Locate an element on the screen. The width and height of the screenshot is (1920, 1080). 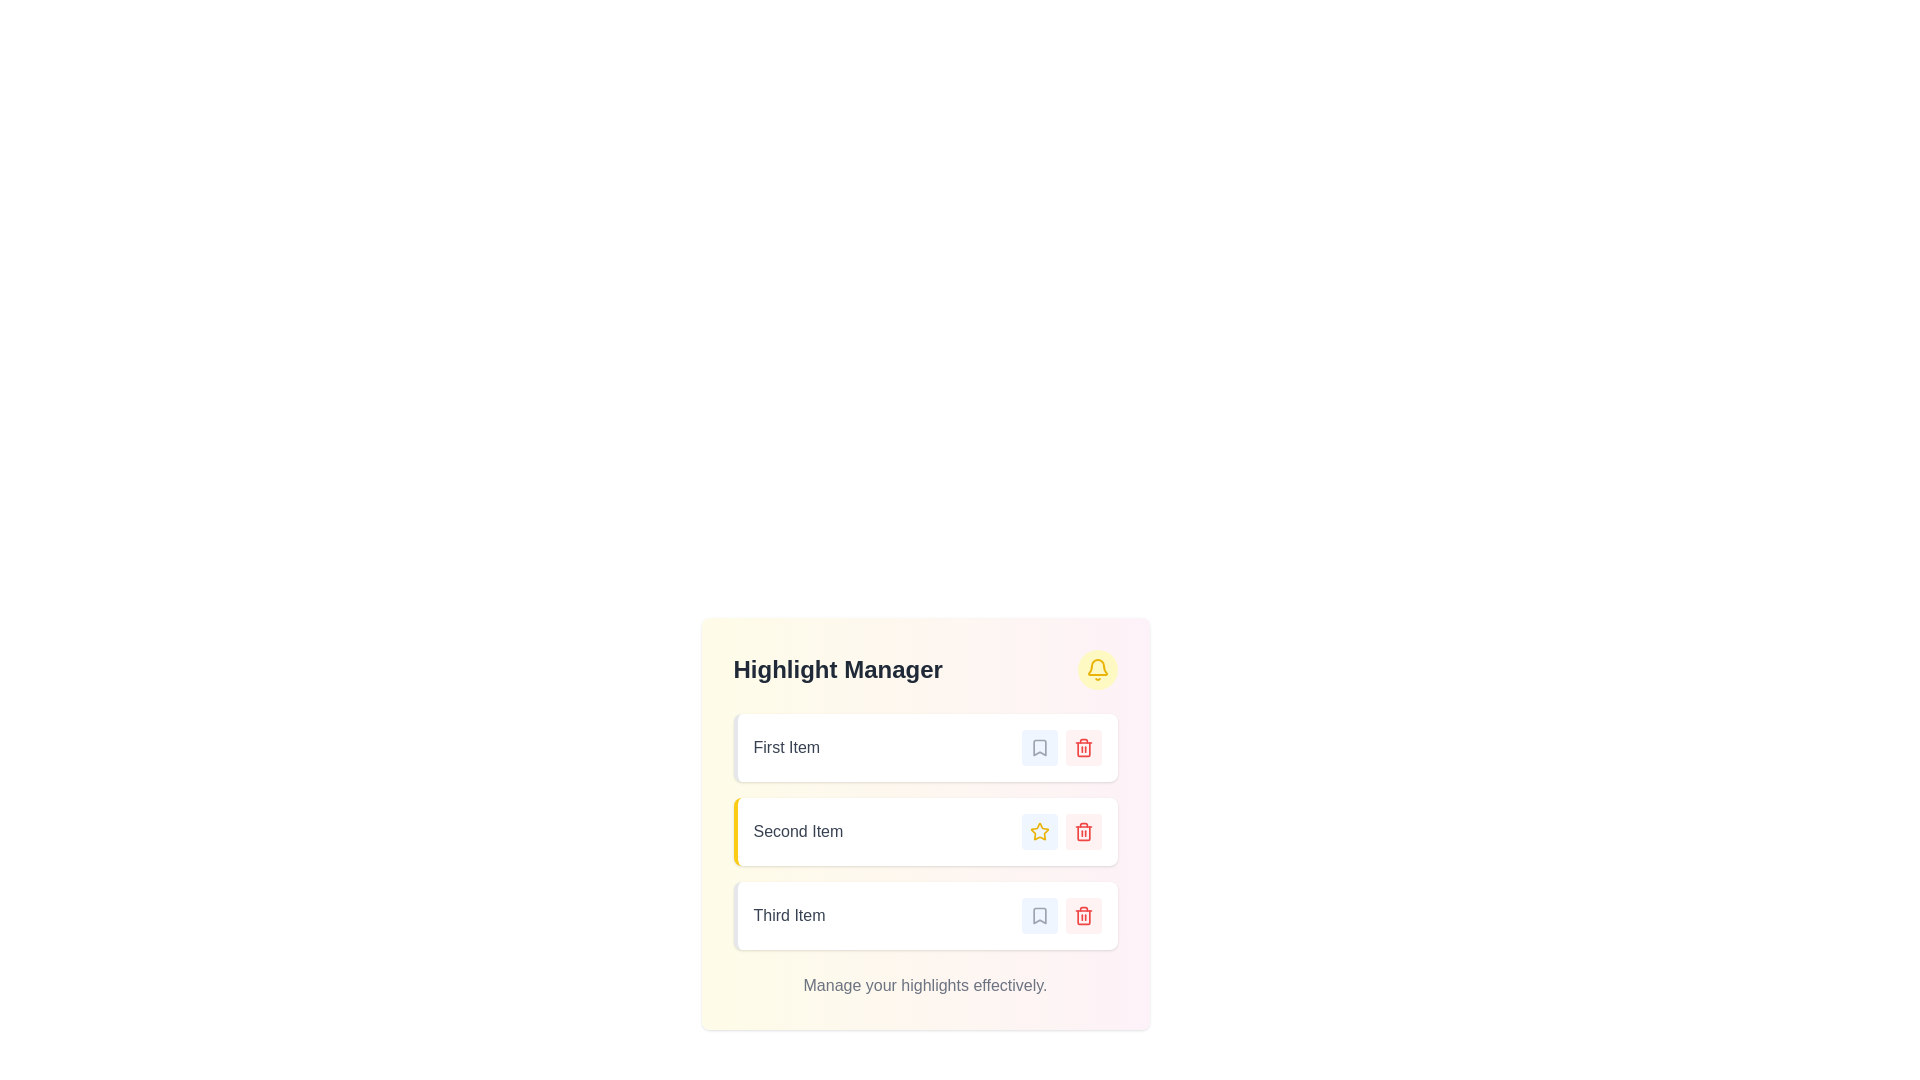
the first item is located at coordinates (924, 748).